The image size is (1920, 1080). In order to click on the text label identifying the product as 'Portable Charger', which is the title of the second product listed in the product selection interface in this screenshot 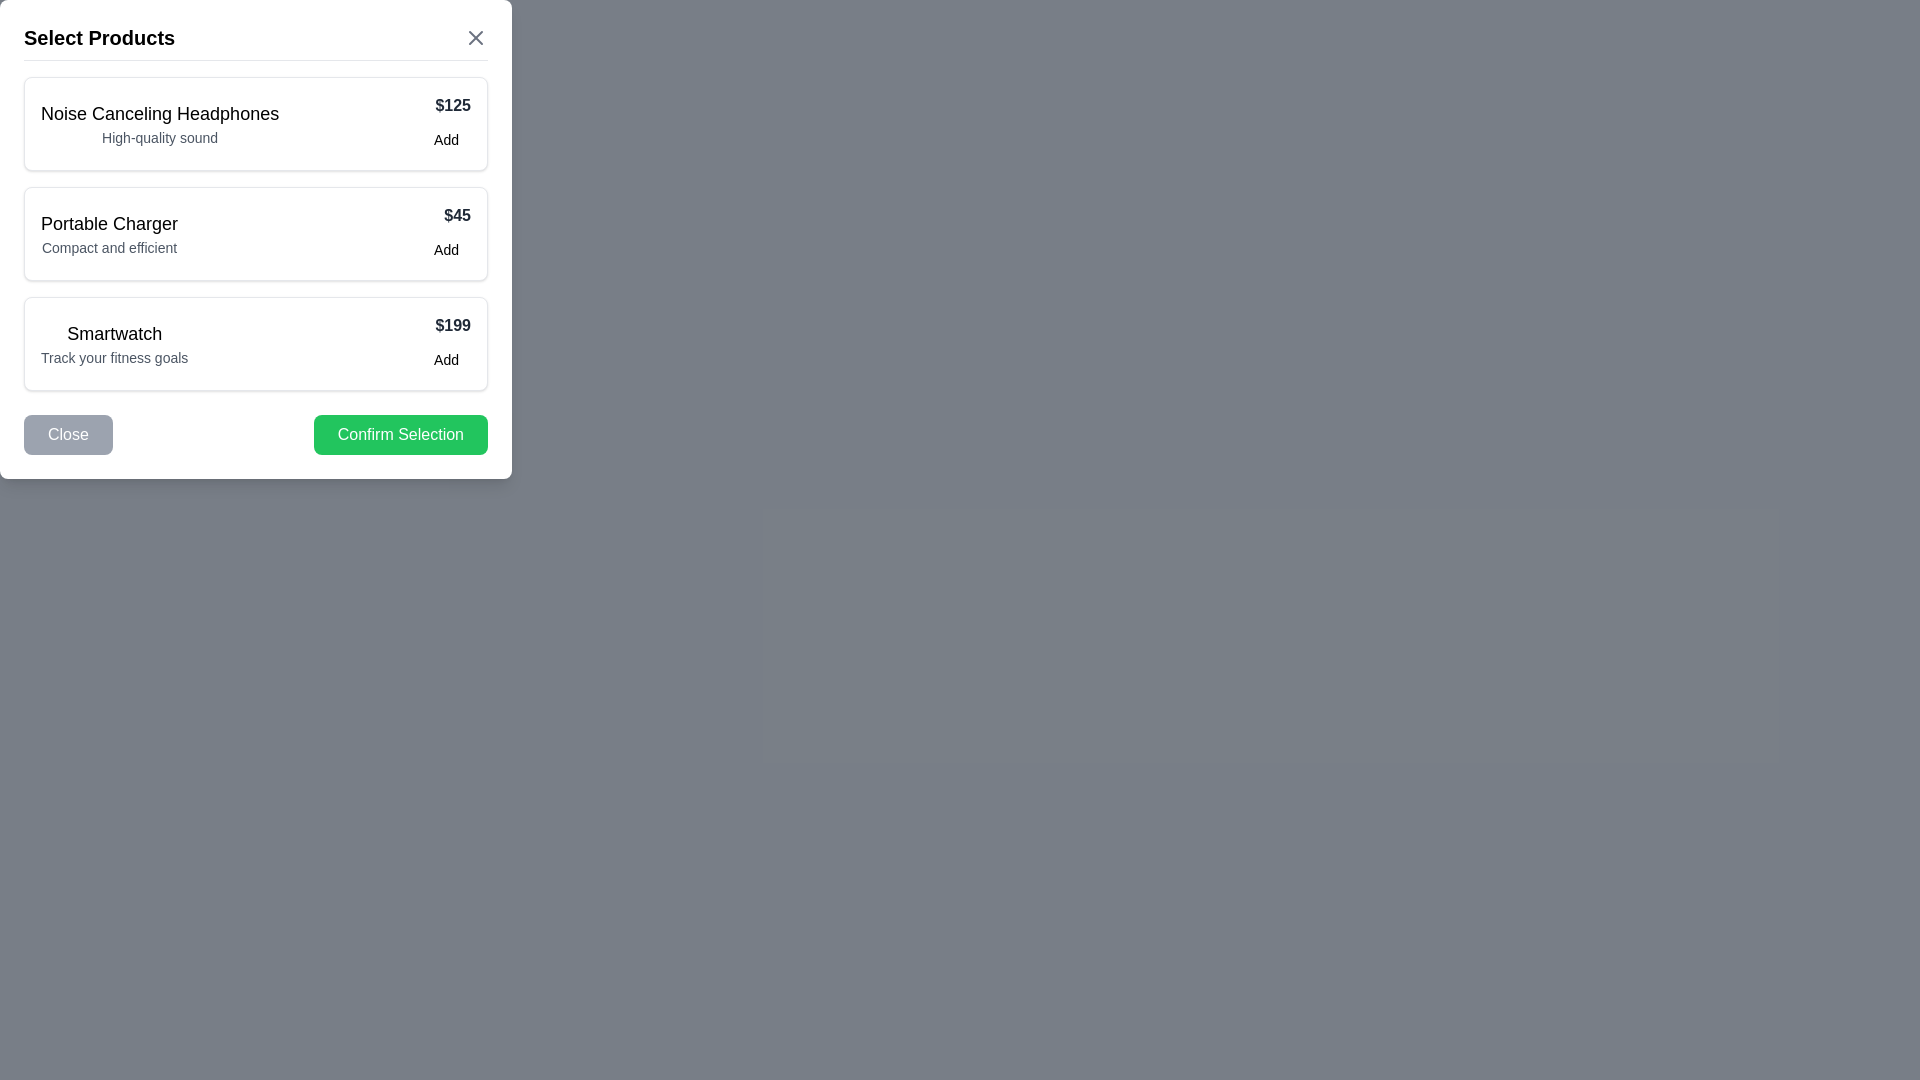, I will do `click(108, 223)`.